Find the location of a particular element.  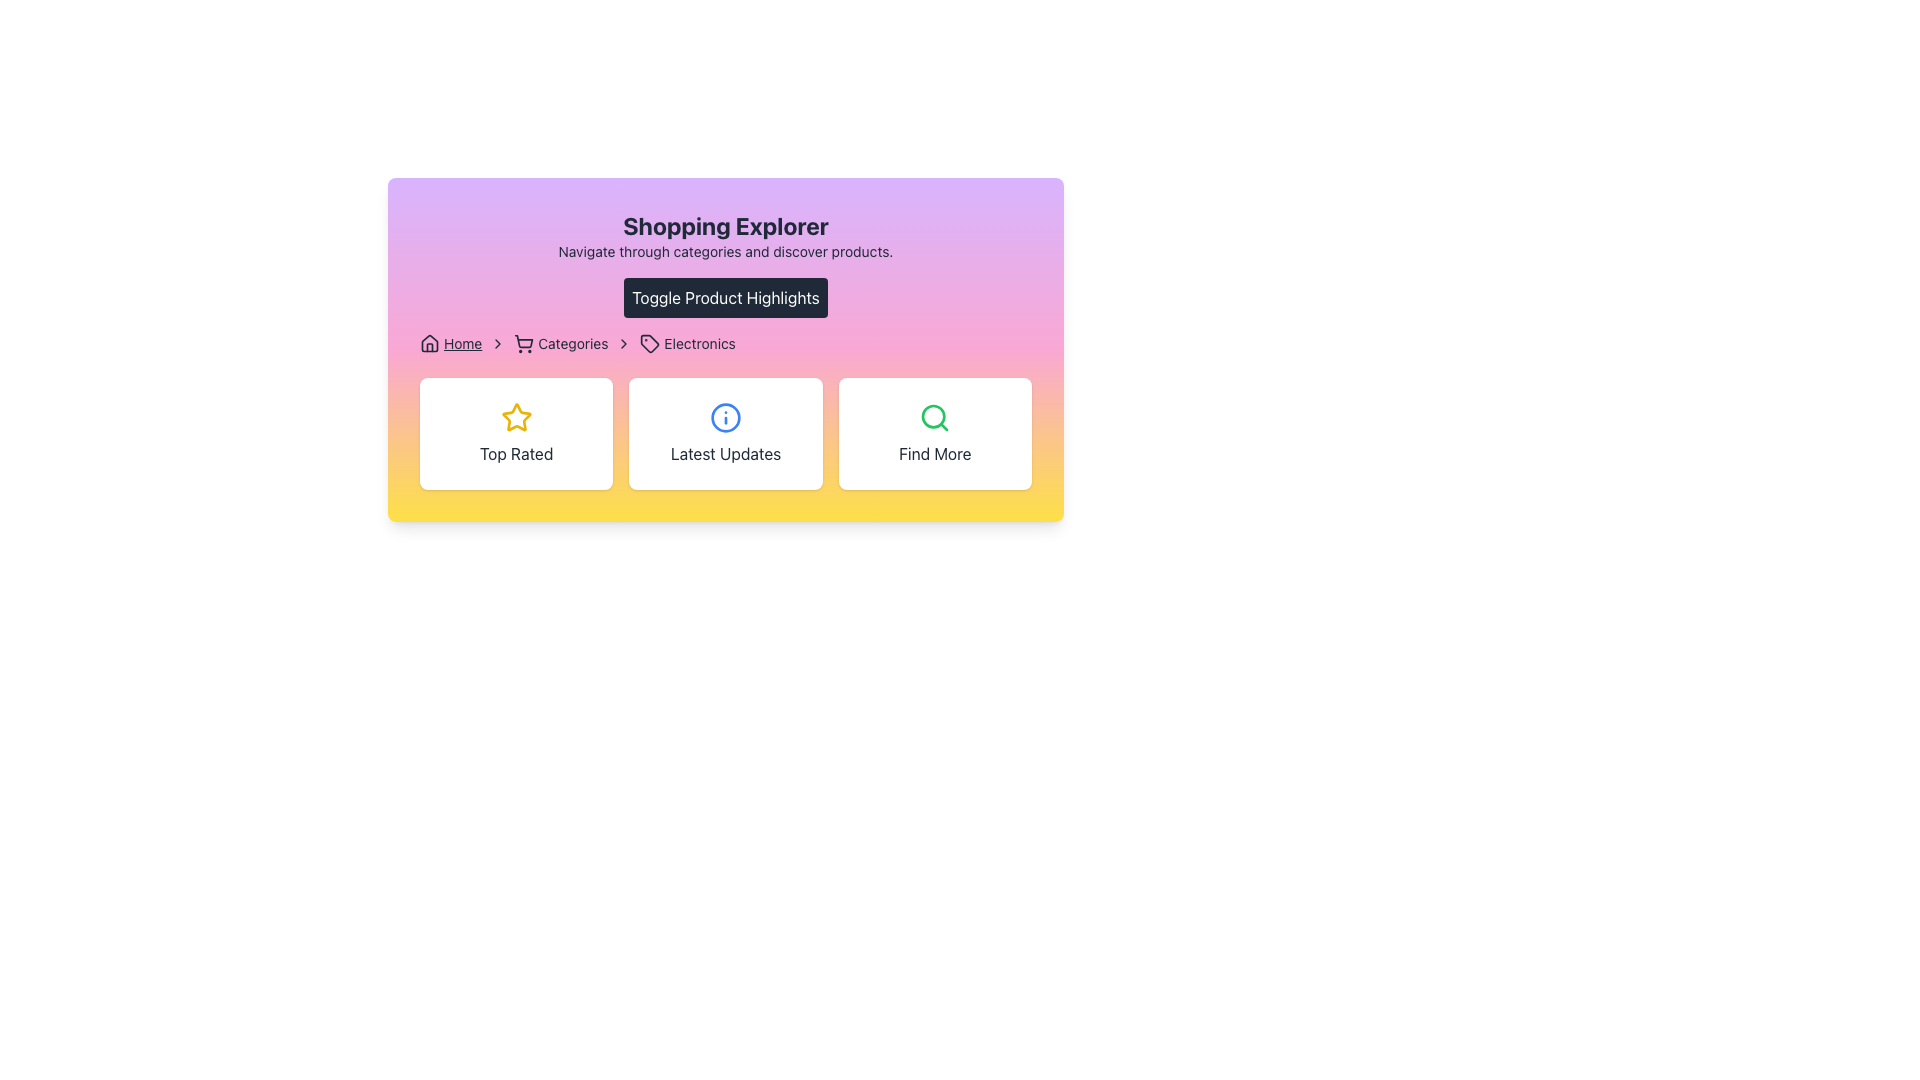

the informational icon within the 'Latest Updates' card is located at coordinates (724, 416).